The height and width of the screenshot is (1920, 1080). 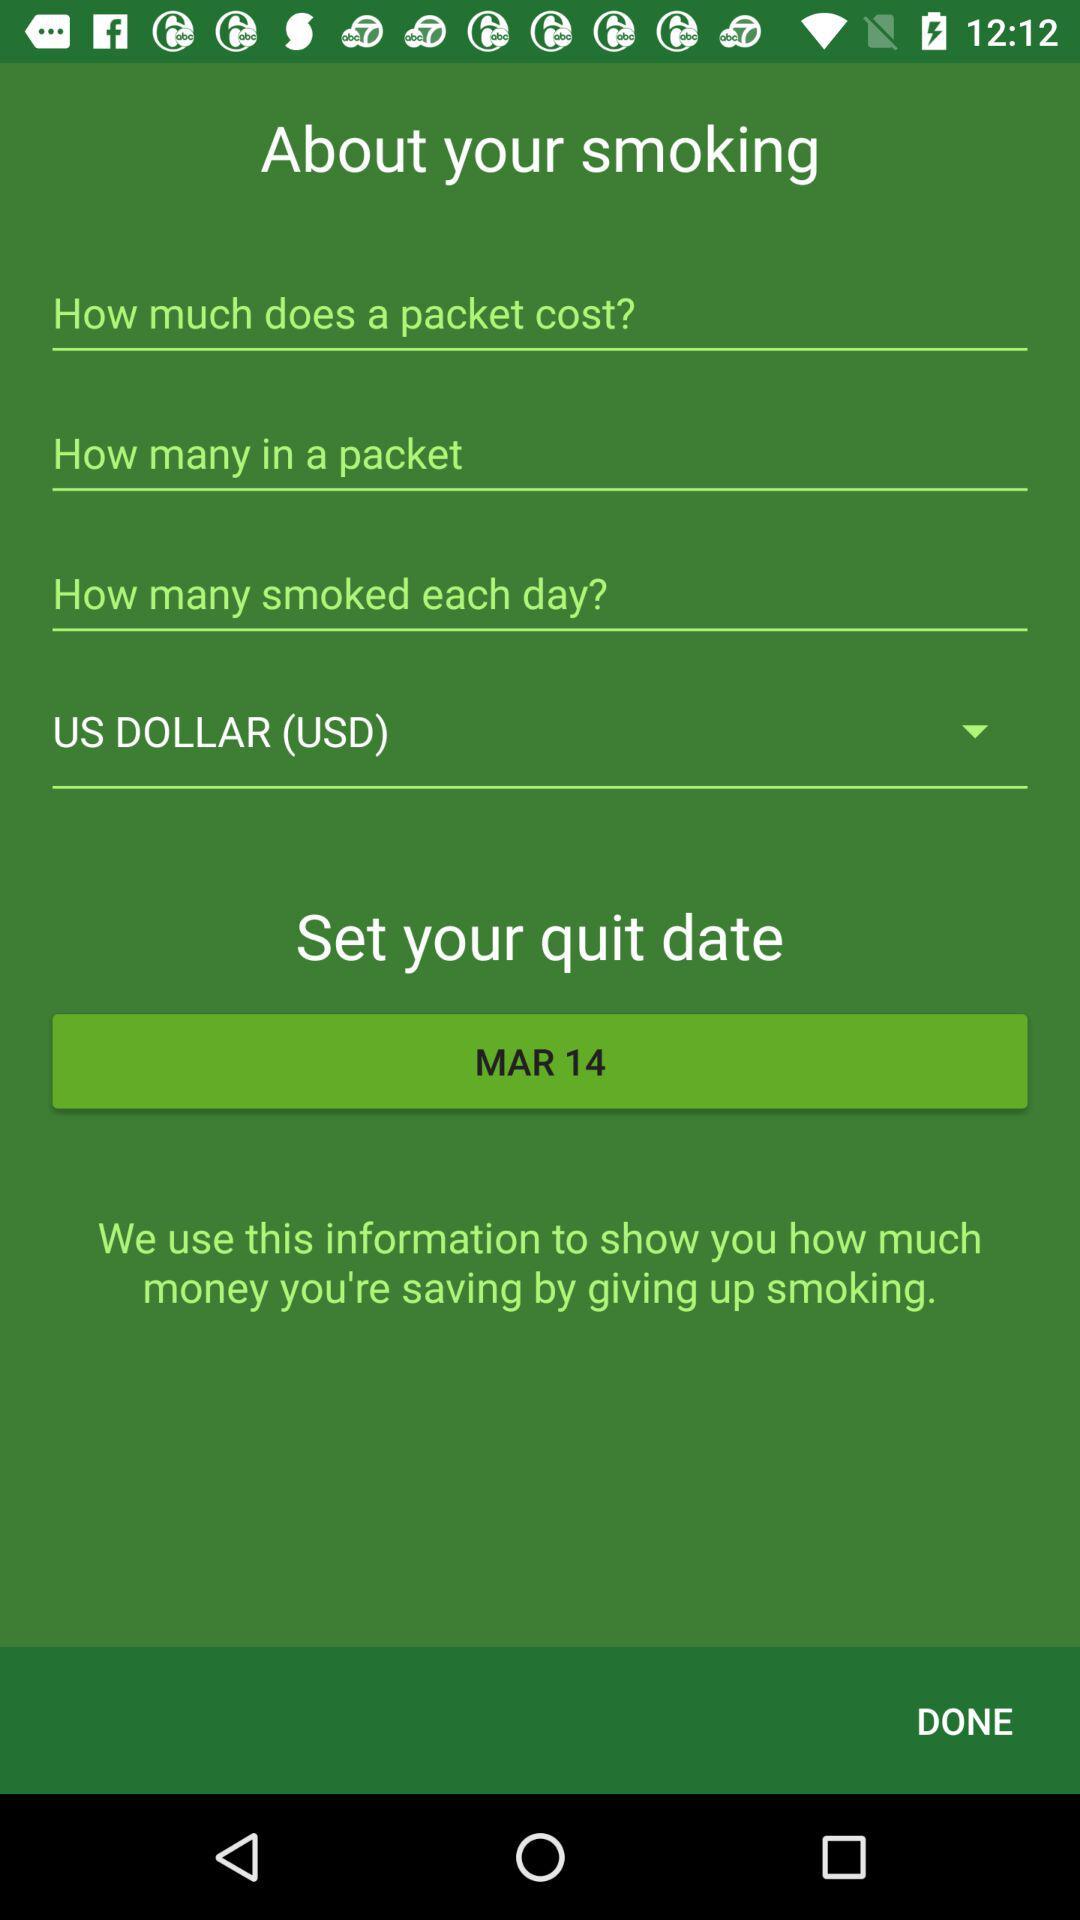 What do you see at coordinates (963, 1719) in the screenshot?
I see `the icon at the bottom right corner` at bounding box center [963, 1719].